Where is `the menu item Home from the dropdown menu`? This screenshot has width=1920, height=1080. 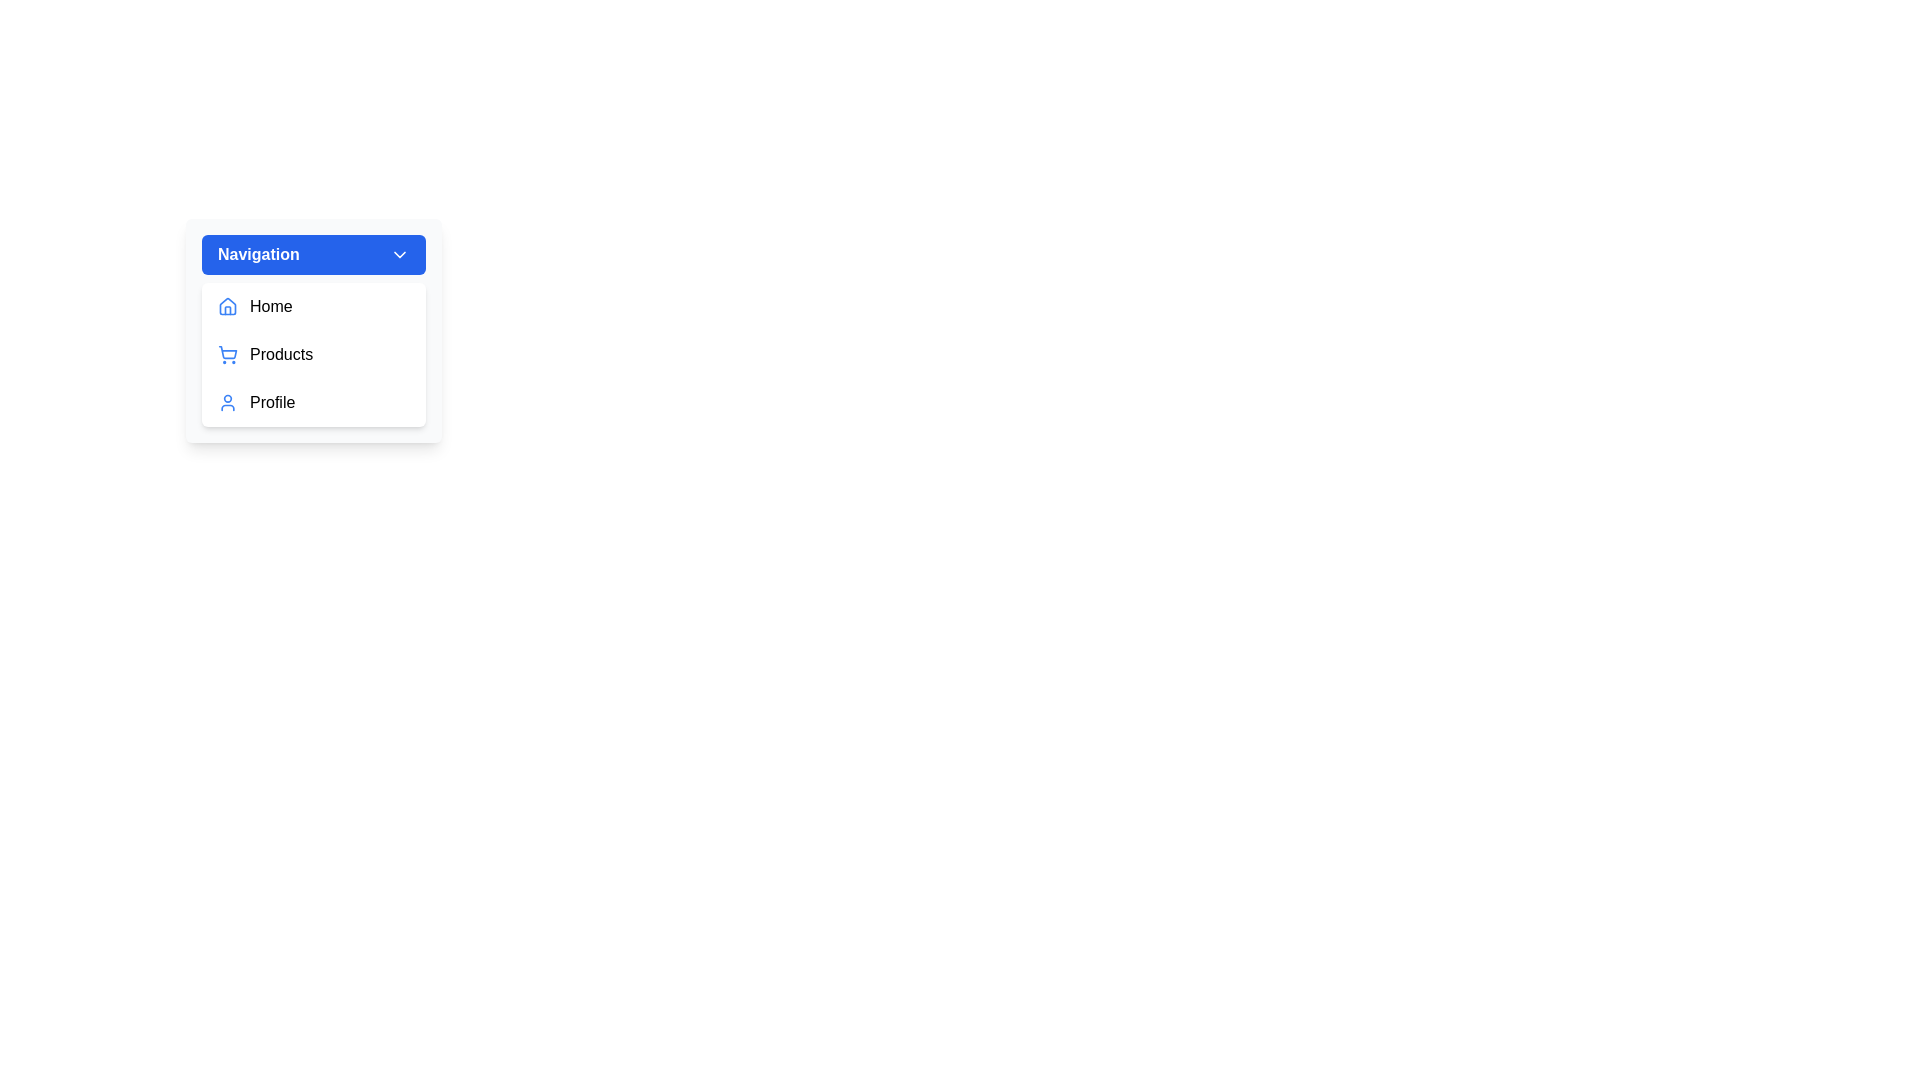 the menu item Home from the dropdown menu is located at coordinates (312, 307).